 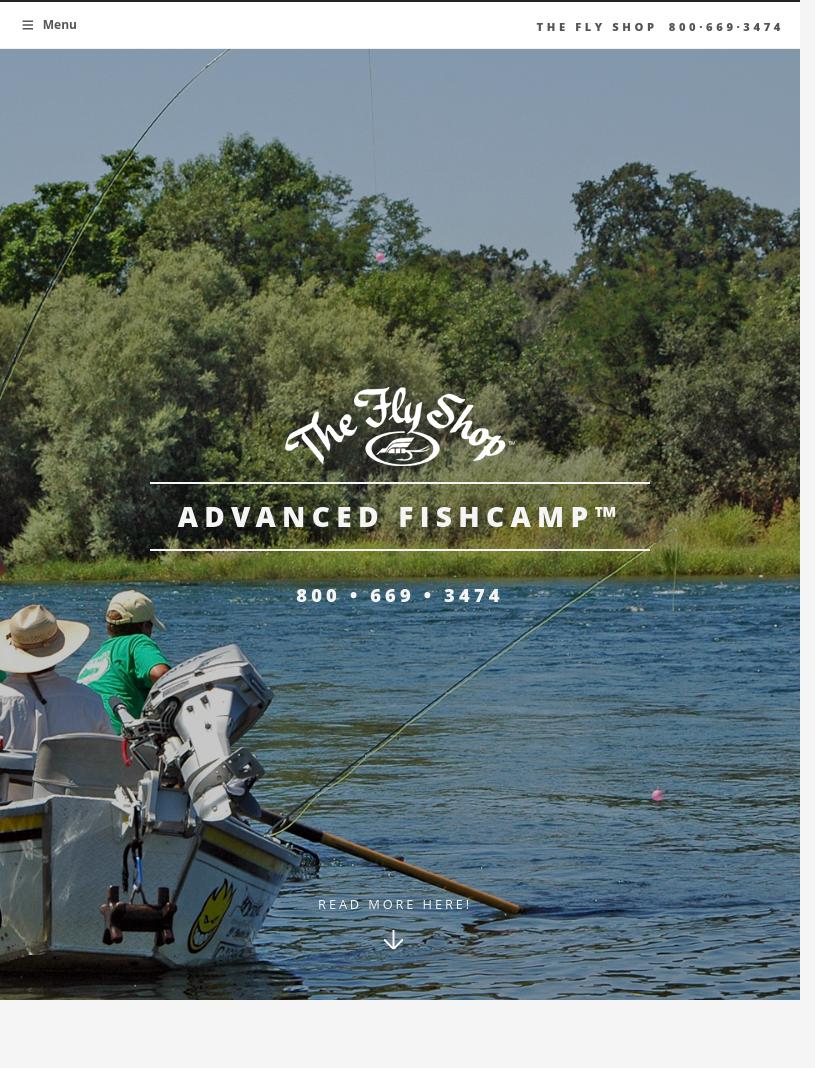 I want to click on 'Schools', so click(x=181, y=166).